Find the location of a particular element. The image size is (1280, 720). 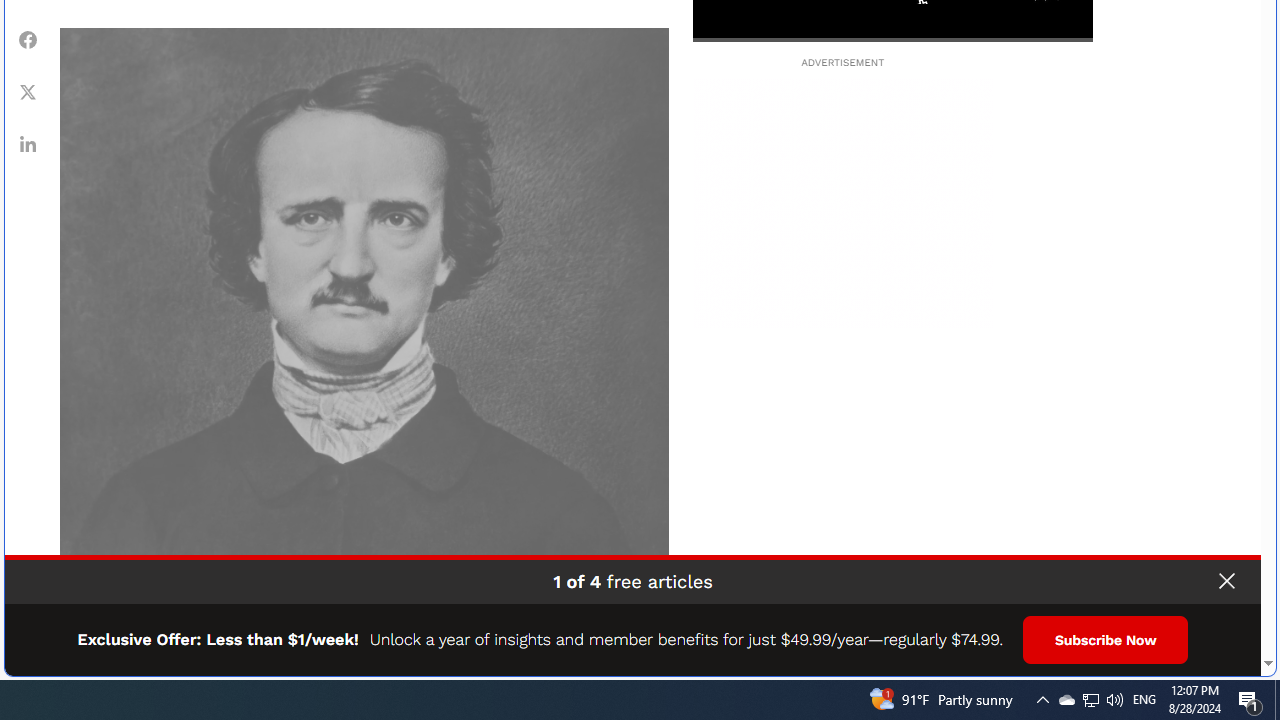

'Tray Input Indicator - English (United States)' is located at coordinates (1144, 698).